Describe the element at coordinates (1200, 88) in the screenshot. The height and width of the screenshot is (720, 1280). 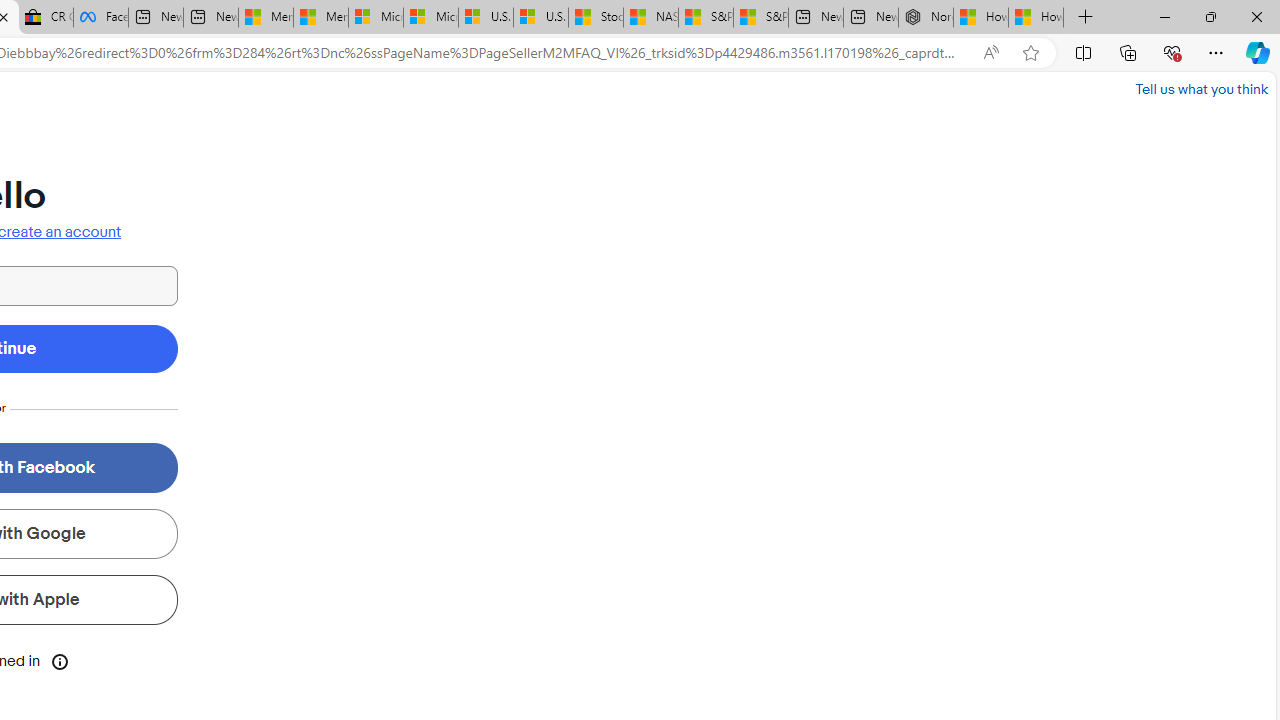
I see `'Tell us what you think - Link opens in a new window'` at that location.